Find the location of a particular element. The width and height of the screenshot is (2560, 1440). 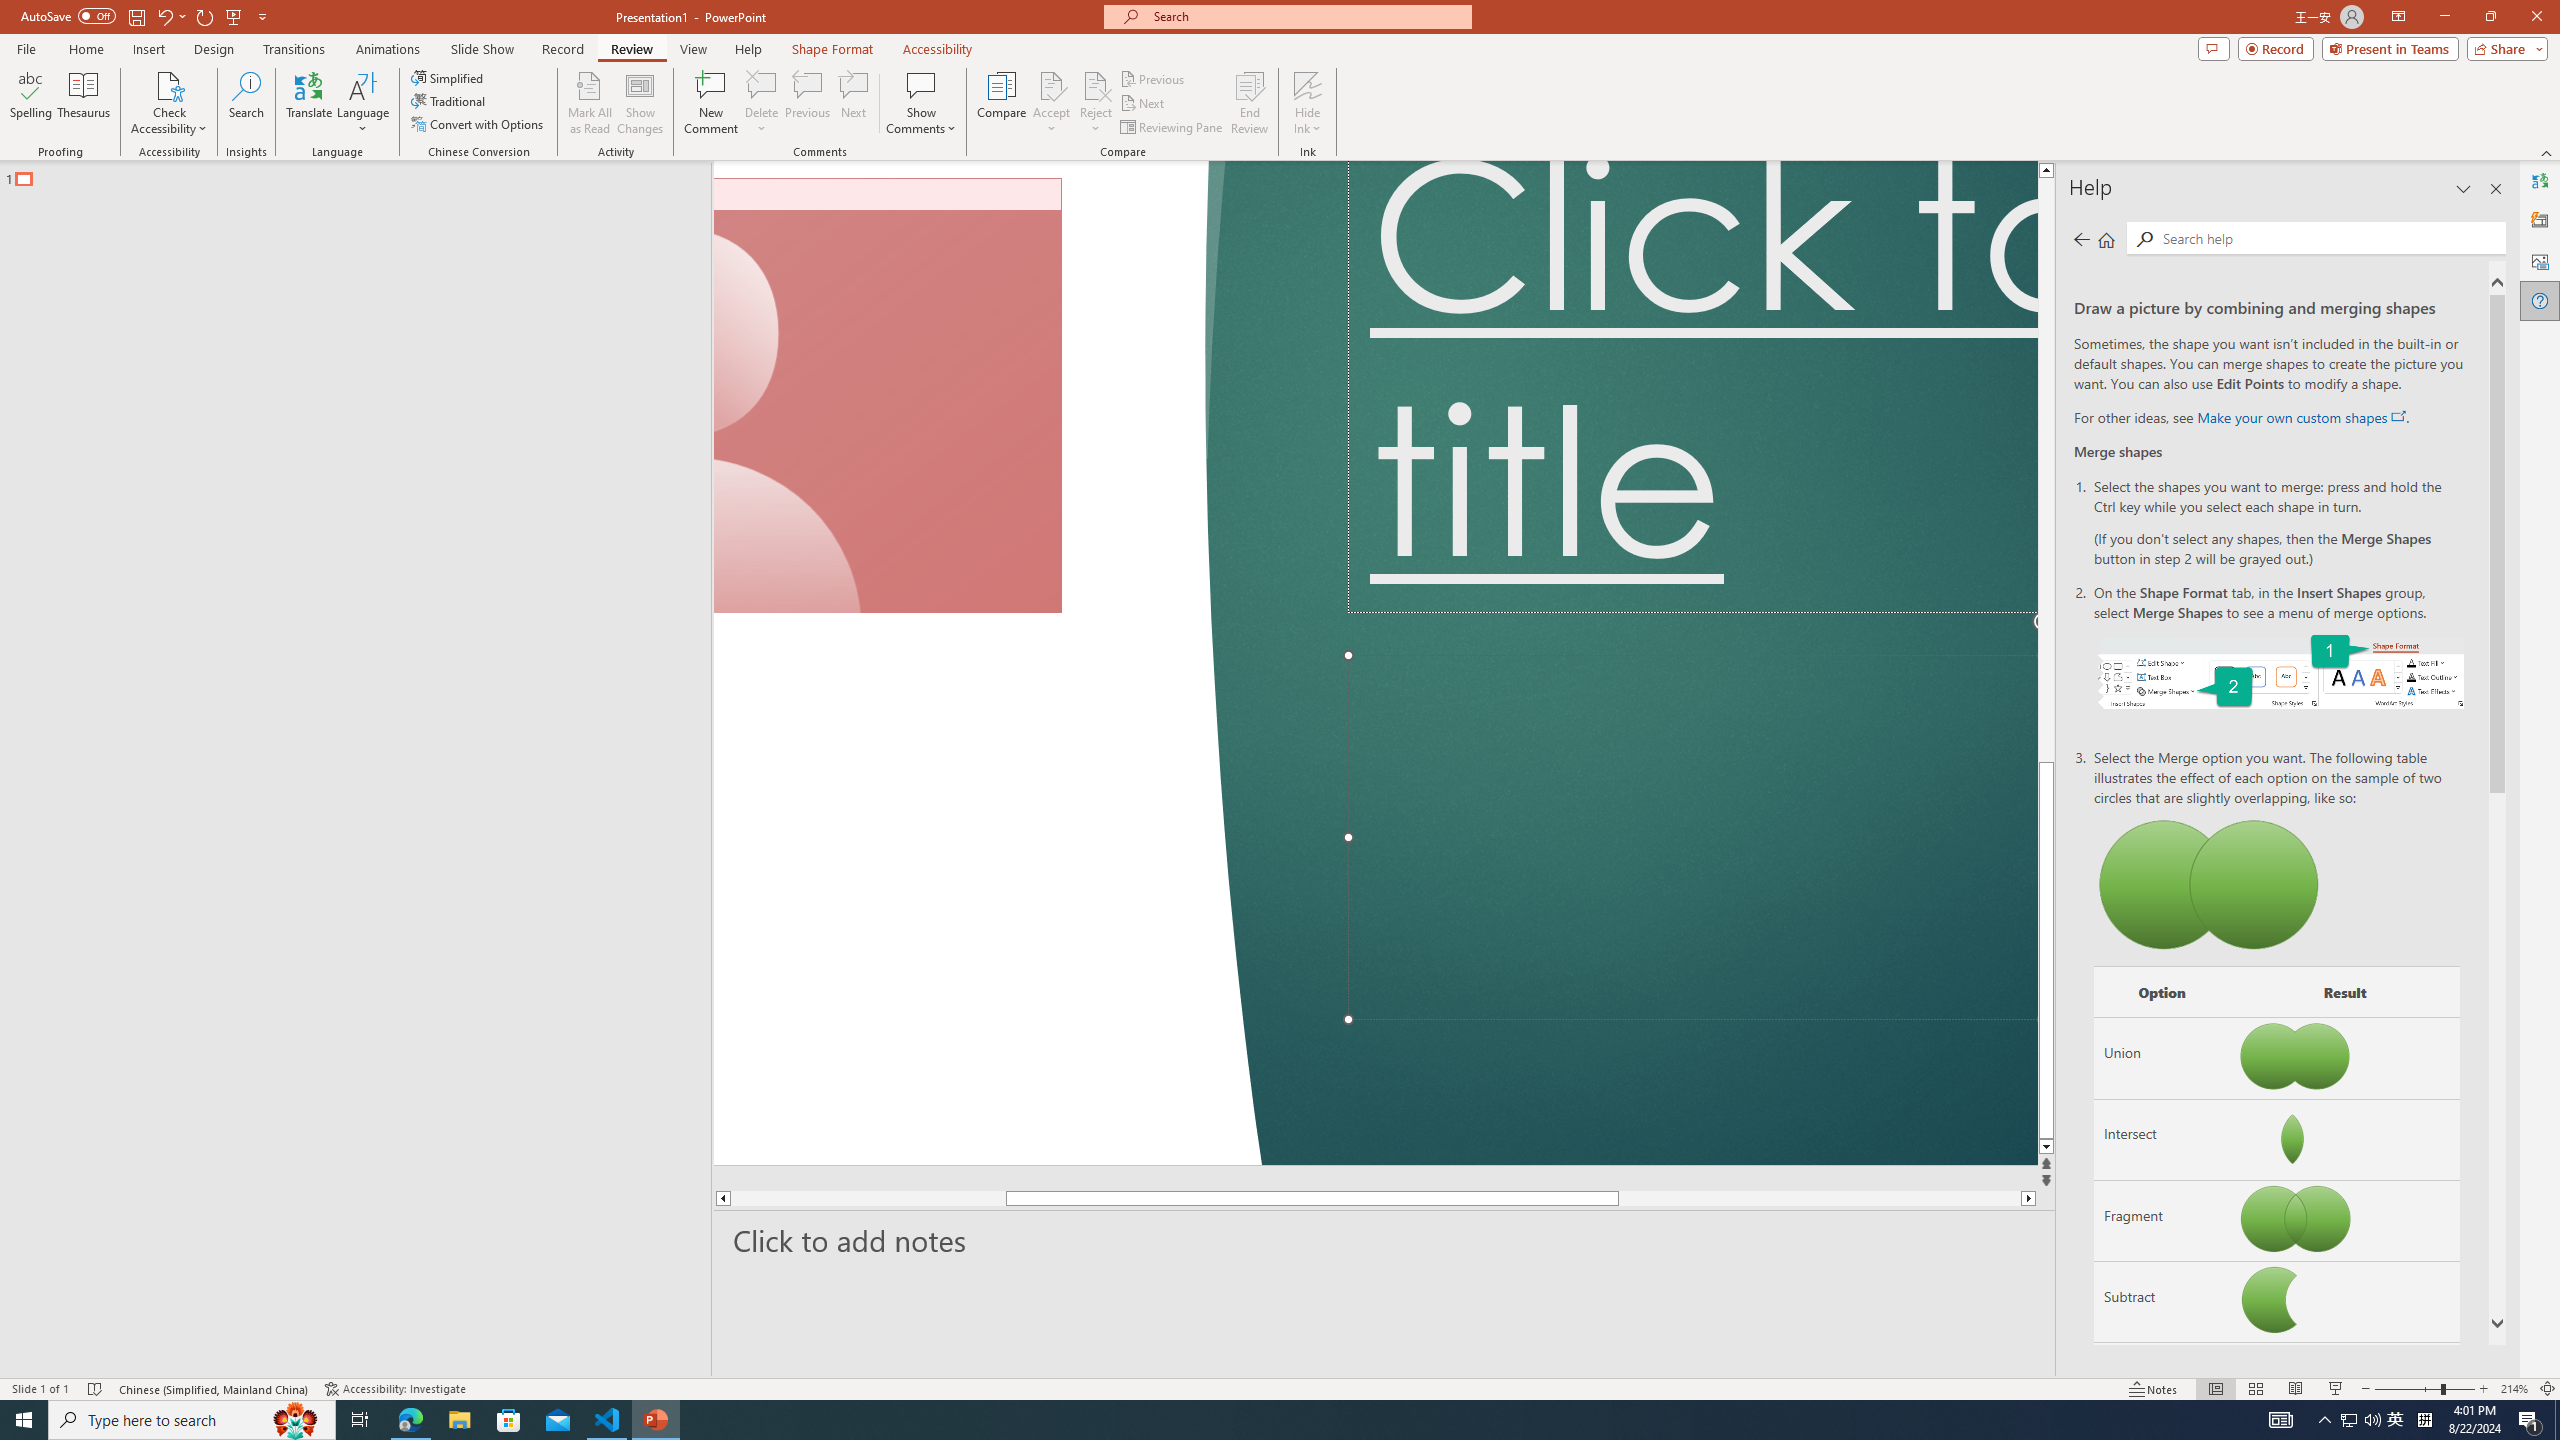

'Fragment' is located at coordinates (2160, 1219).